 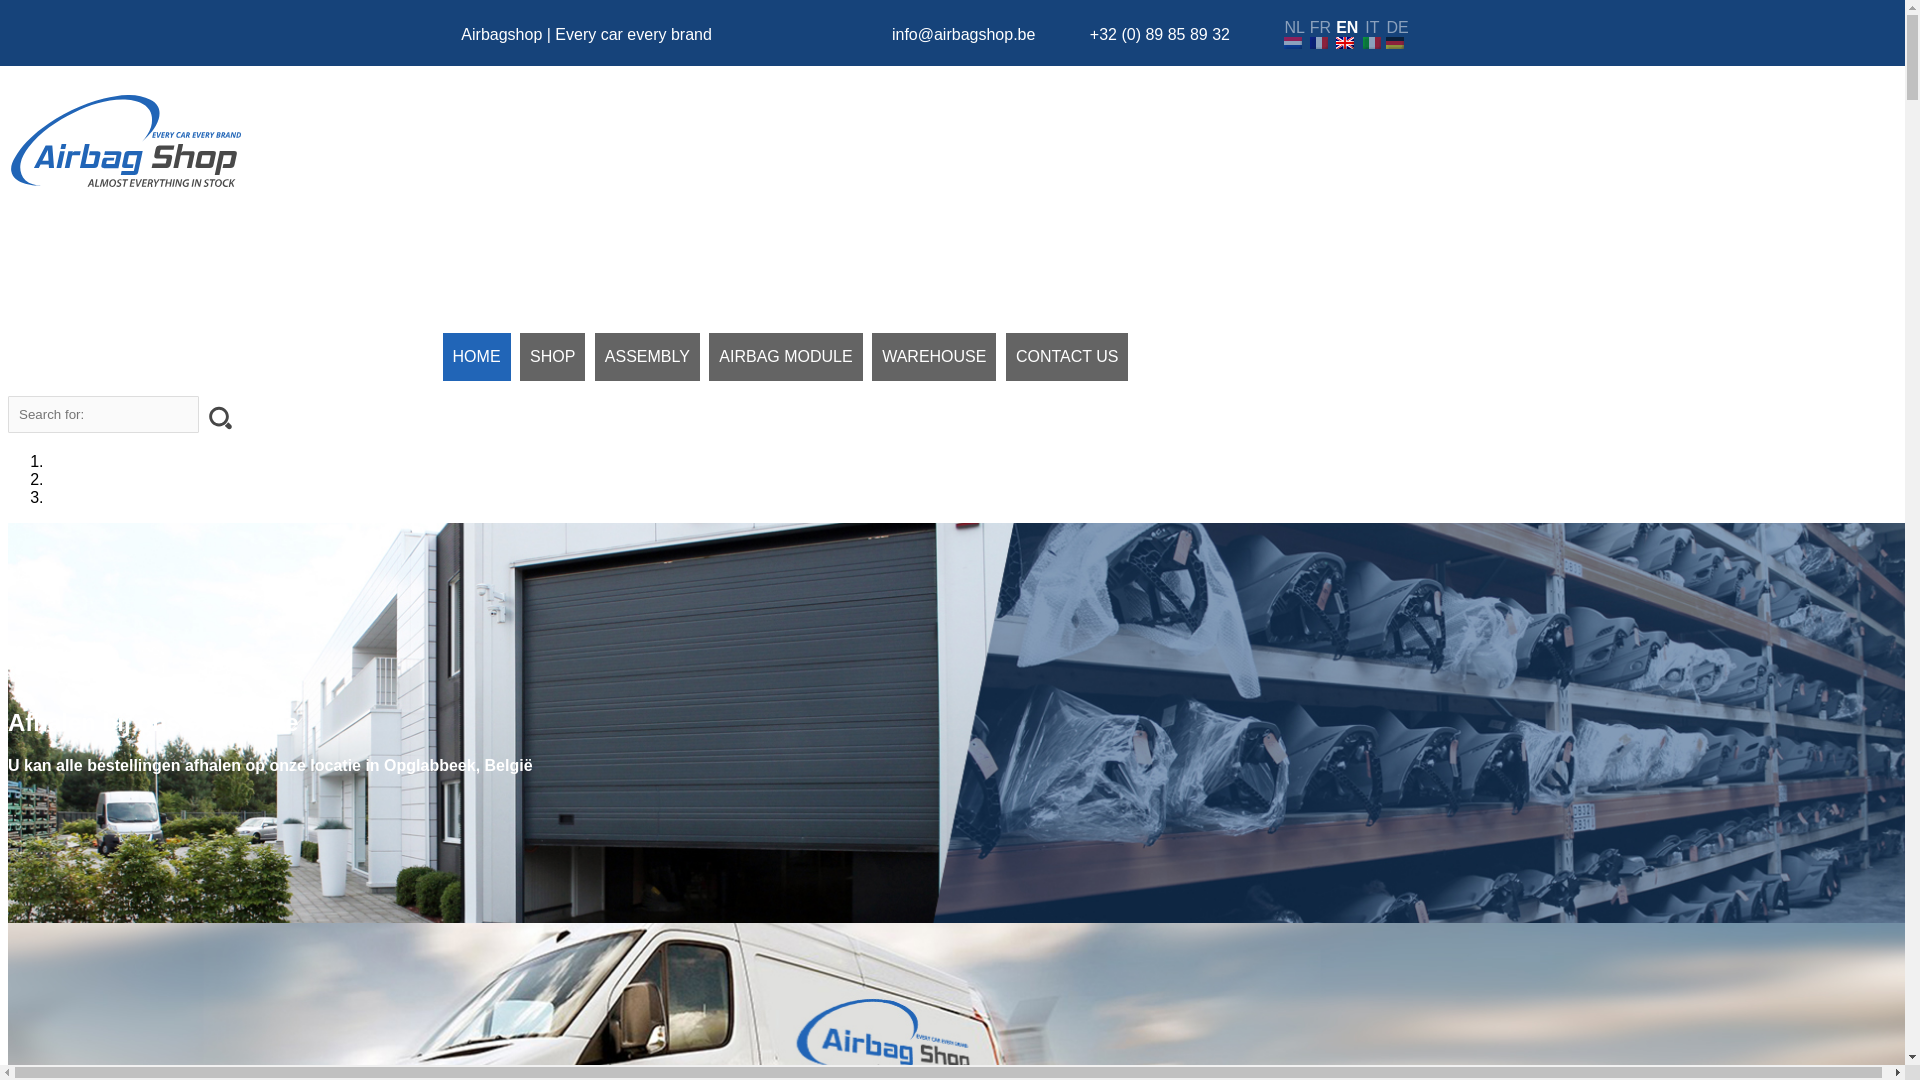 I want to click on 'search', so click(x=188, y=415).